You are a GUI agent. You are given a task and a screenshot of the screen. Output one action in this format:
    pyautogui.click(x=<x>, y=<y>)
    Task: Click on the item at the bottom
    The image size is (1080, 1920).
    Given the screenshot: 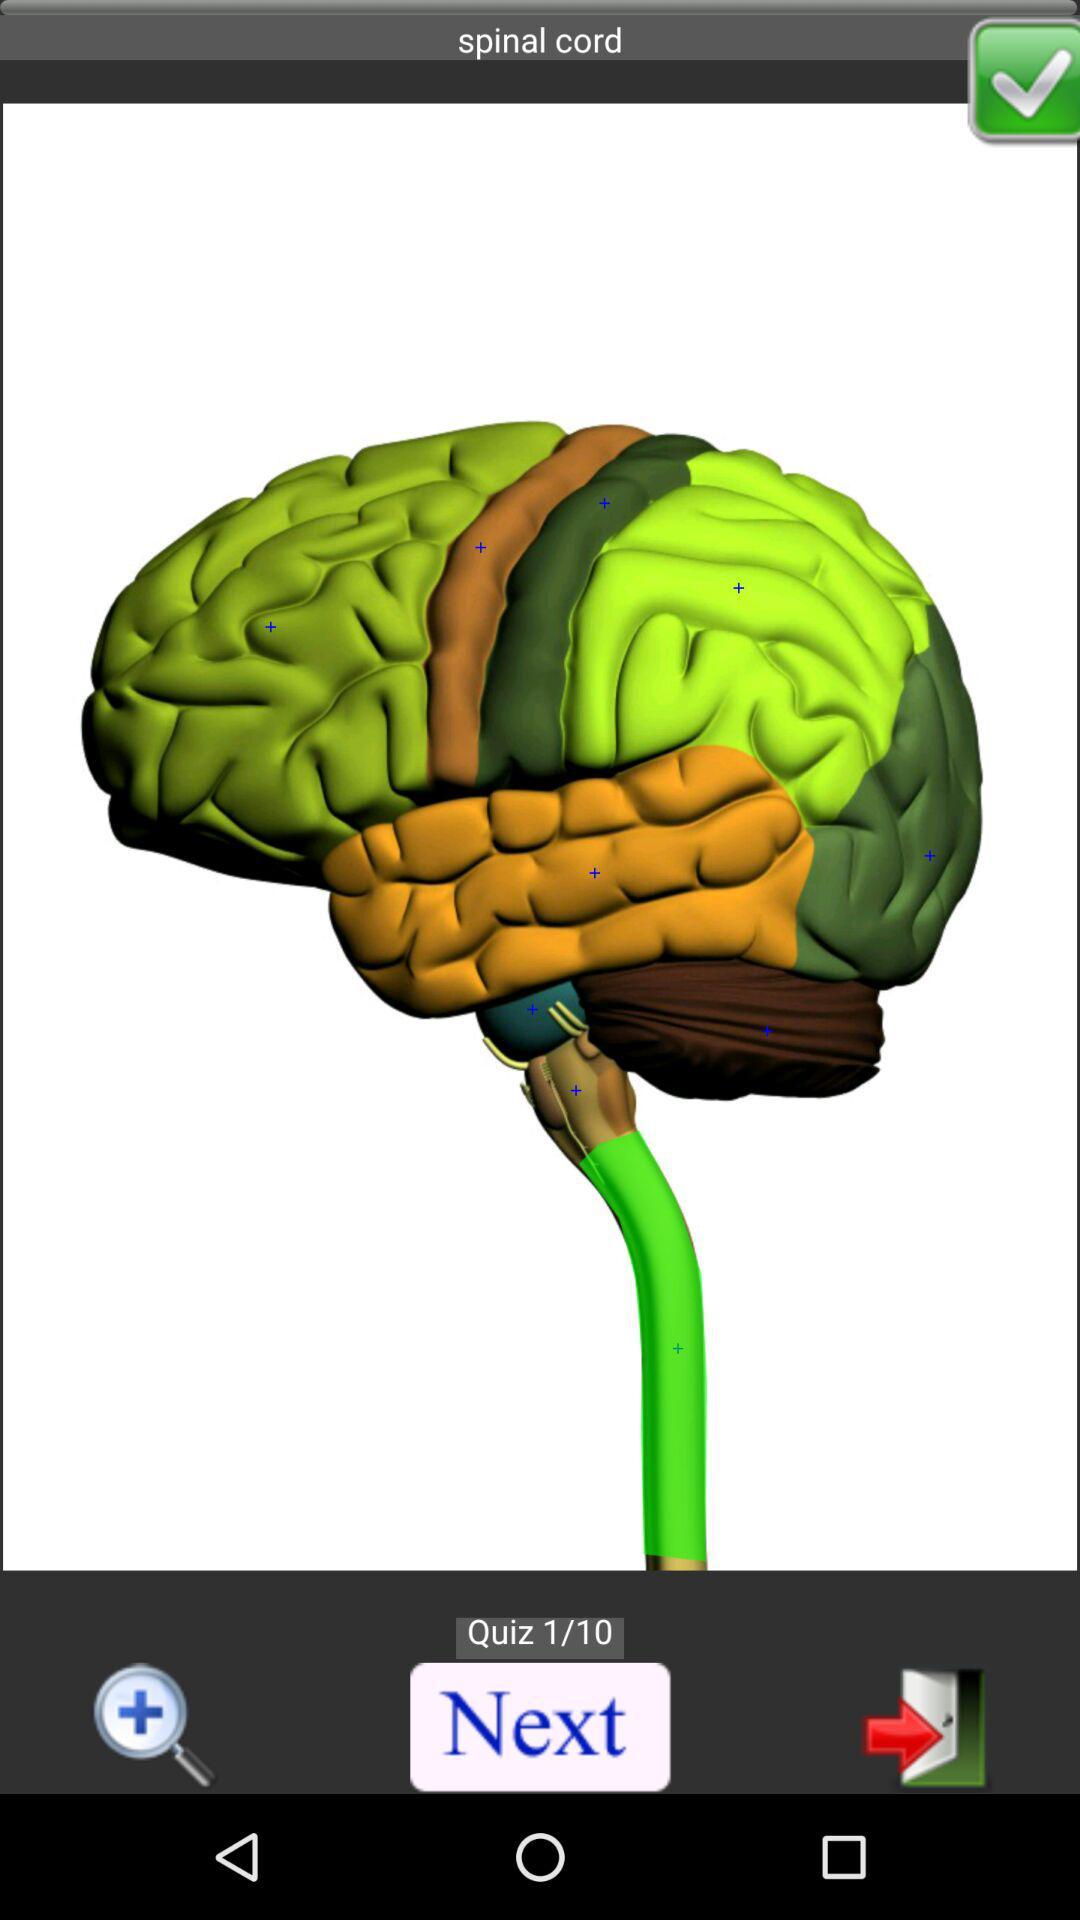 What is the action you would take?
    pyautogui.click(x=541, y=1727)
    